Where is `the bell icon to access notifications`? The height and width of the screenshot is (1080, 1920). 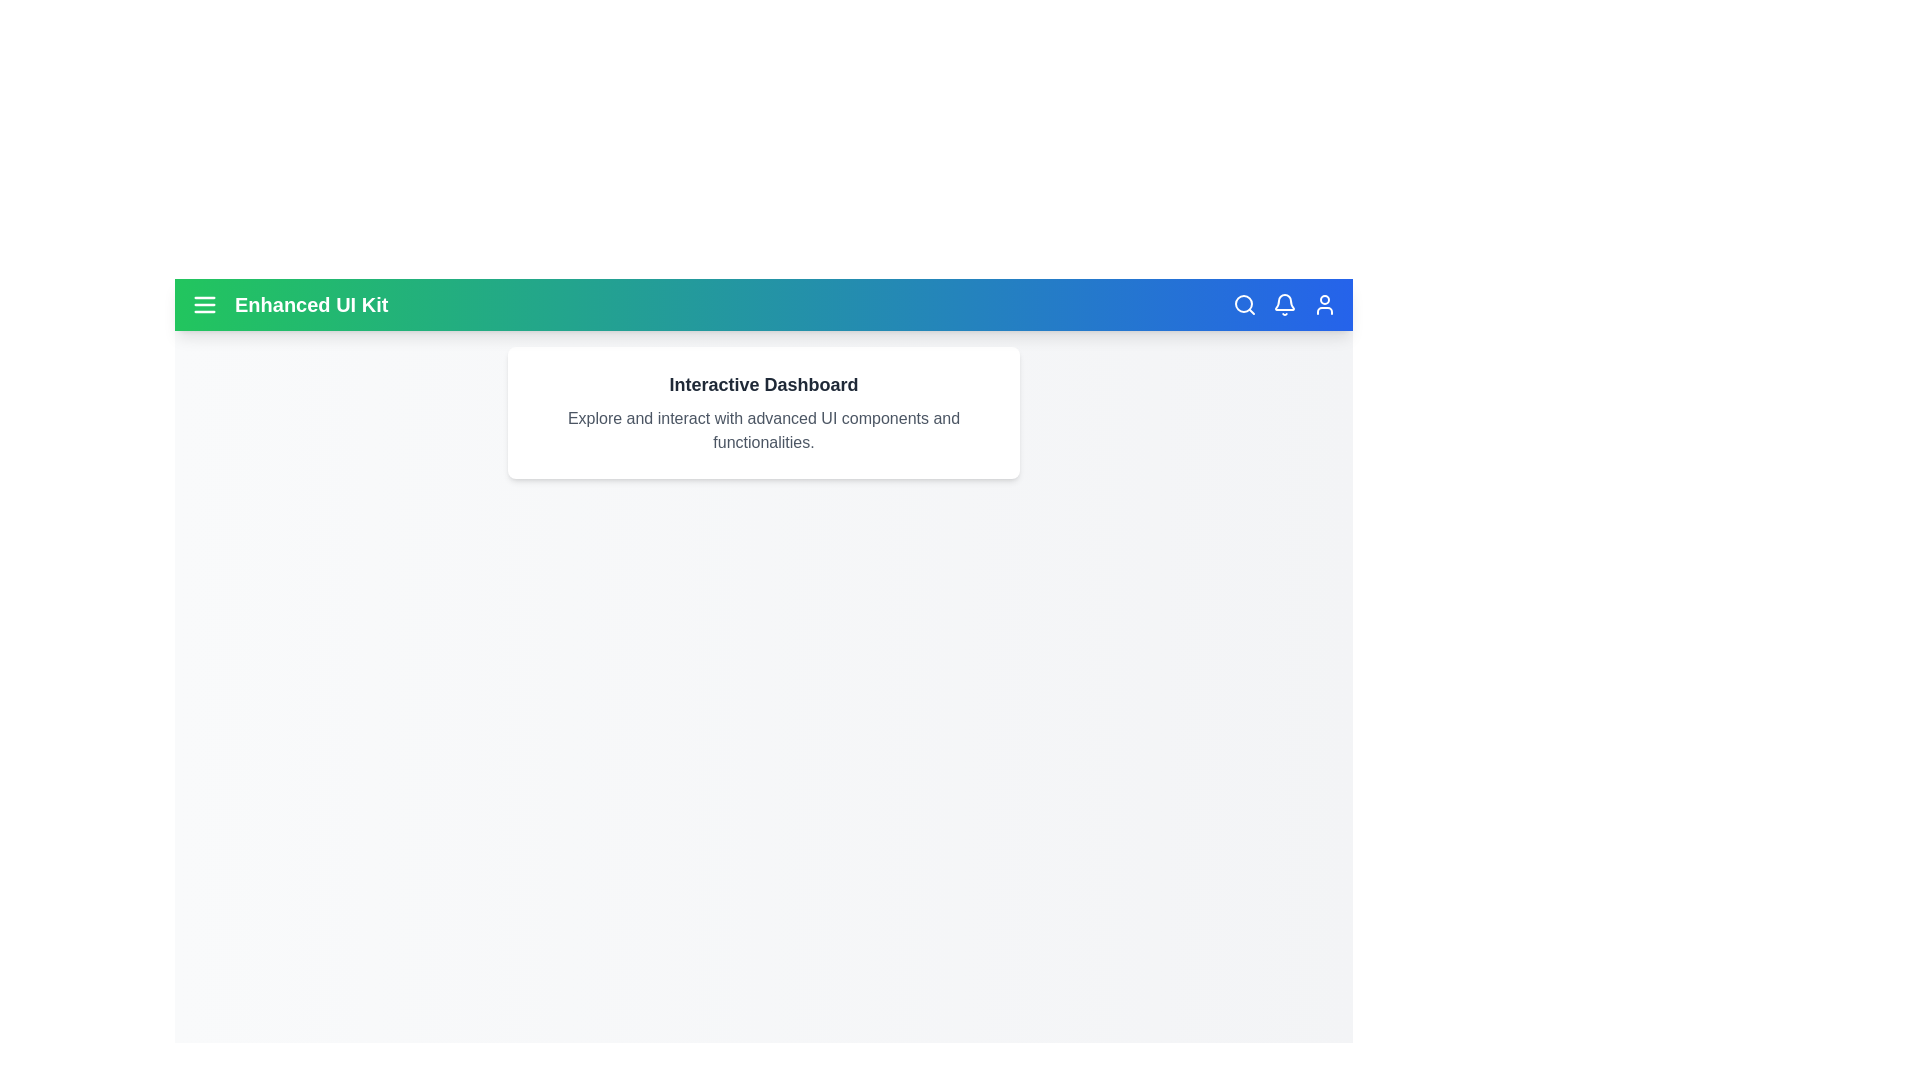 the bell icon to access notifications is located at coordinates (1285, 304).